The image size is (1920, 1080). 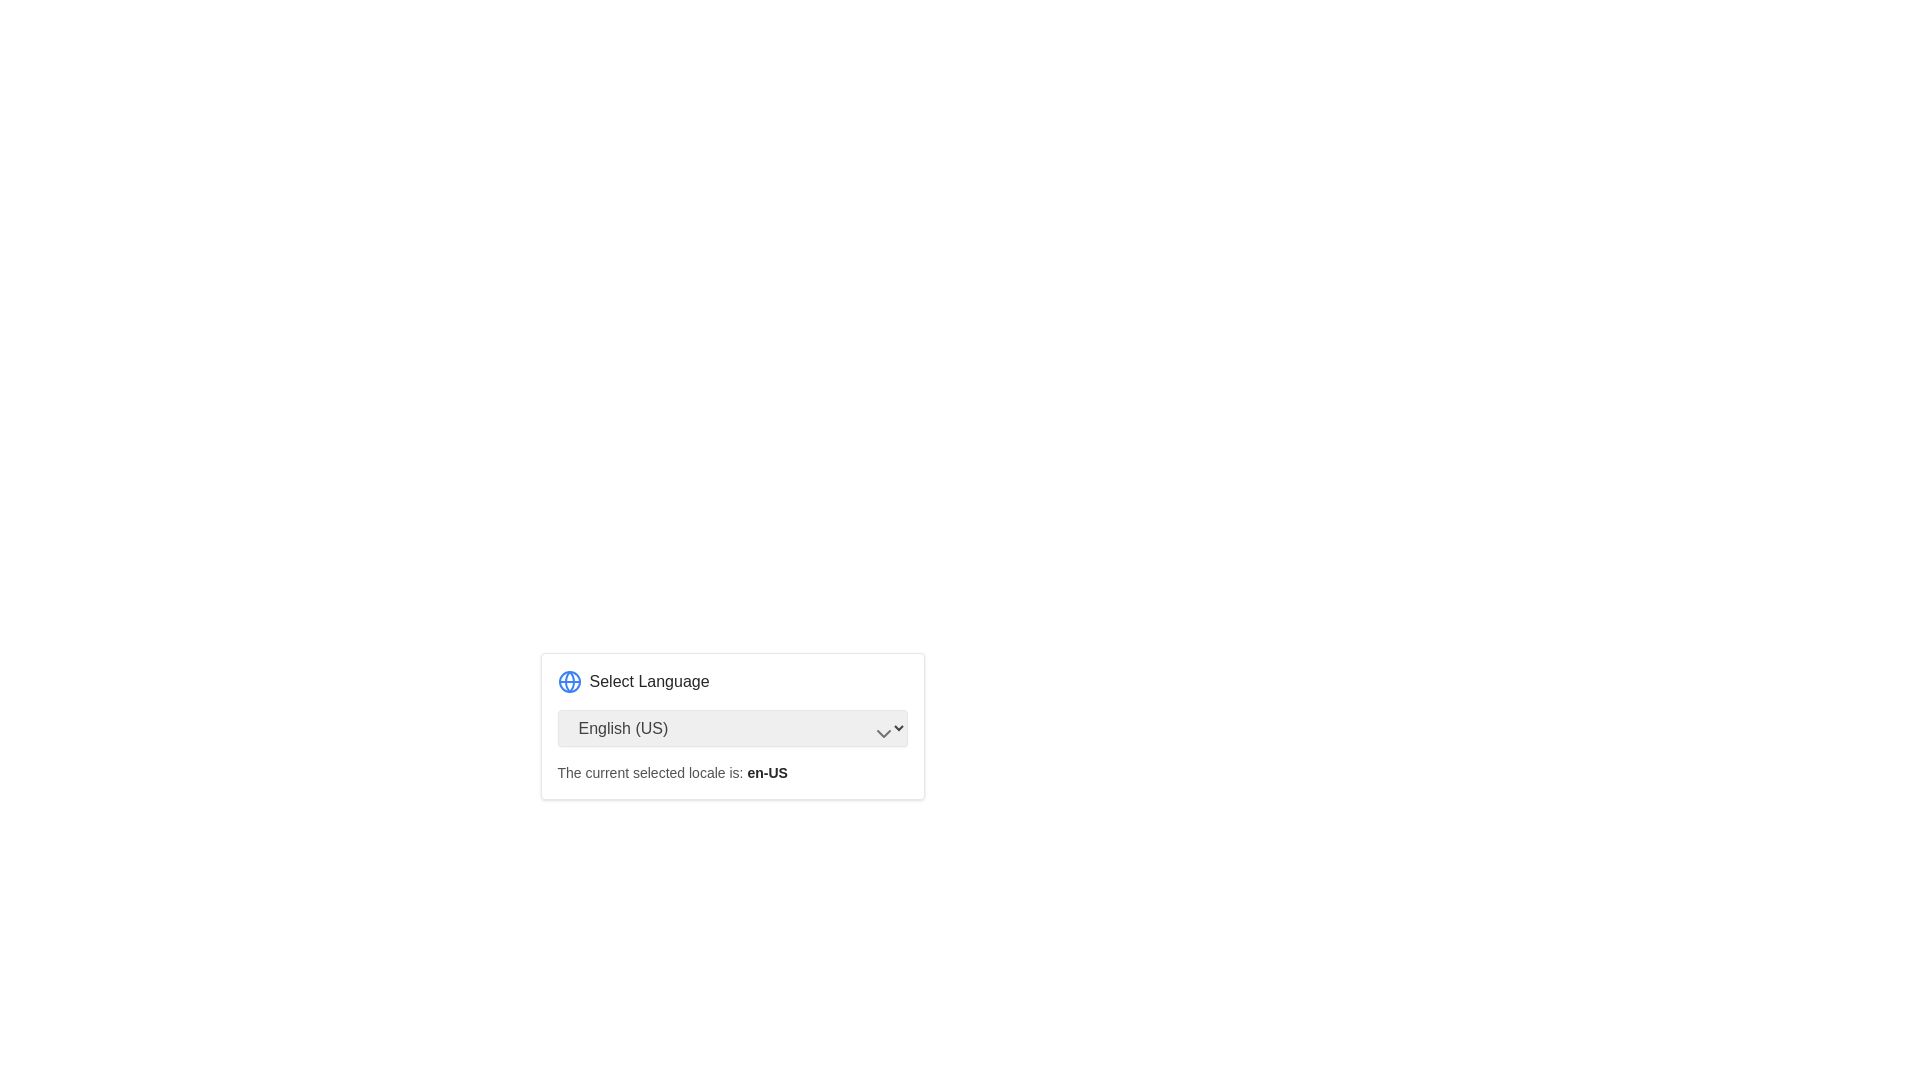 I want to click on the SVG Circle, which is the smallest component of the globe icon located at the bottom right corner of the interface, so click(x=568, y=681).